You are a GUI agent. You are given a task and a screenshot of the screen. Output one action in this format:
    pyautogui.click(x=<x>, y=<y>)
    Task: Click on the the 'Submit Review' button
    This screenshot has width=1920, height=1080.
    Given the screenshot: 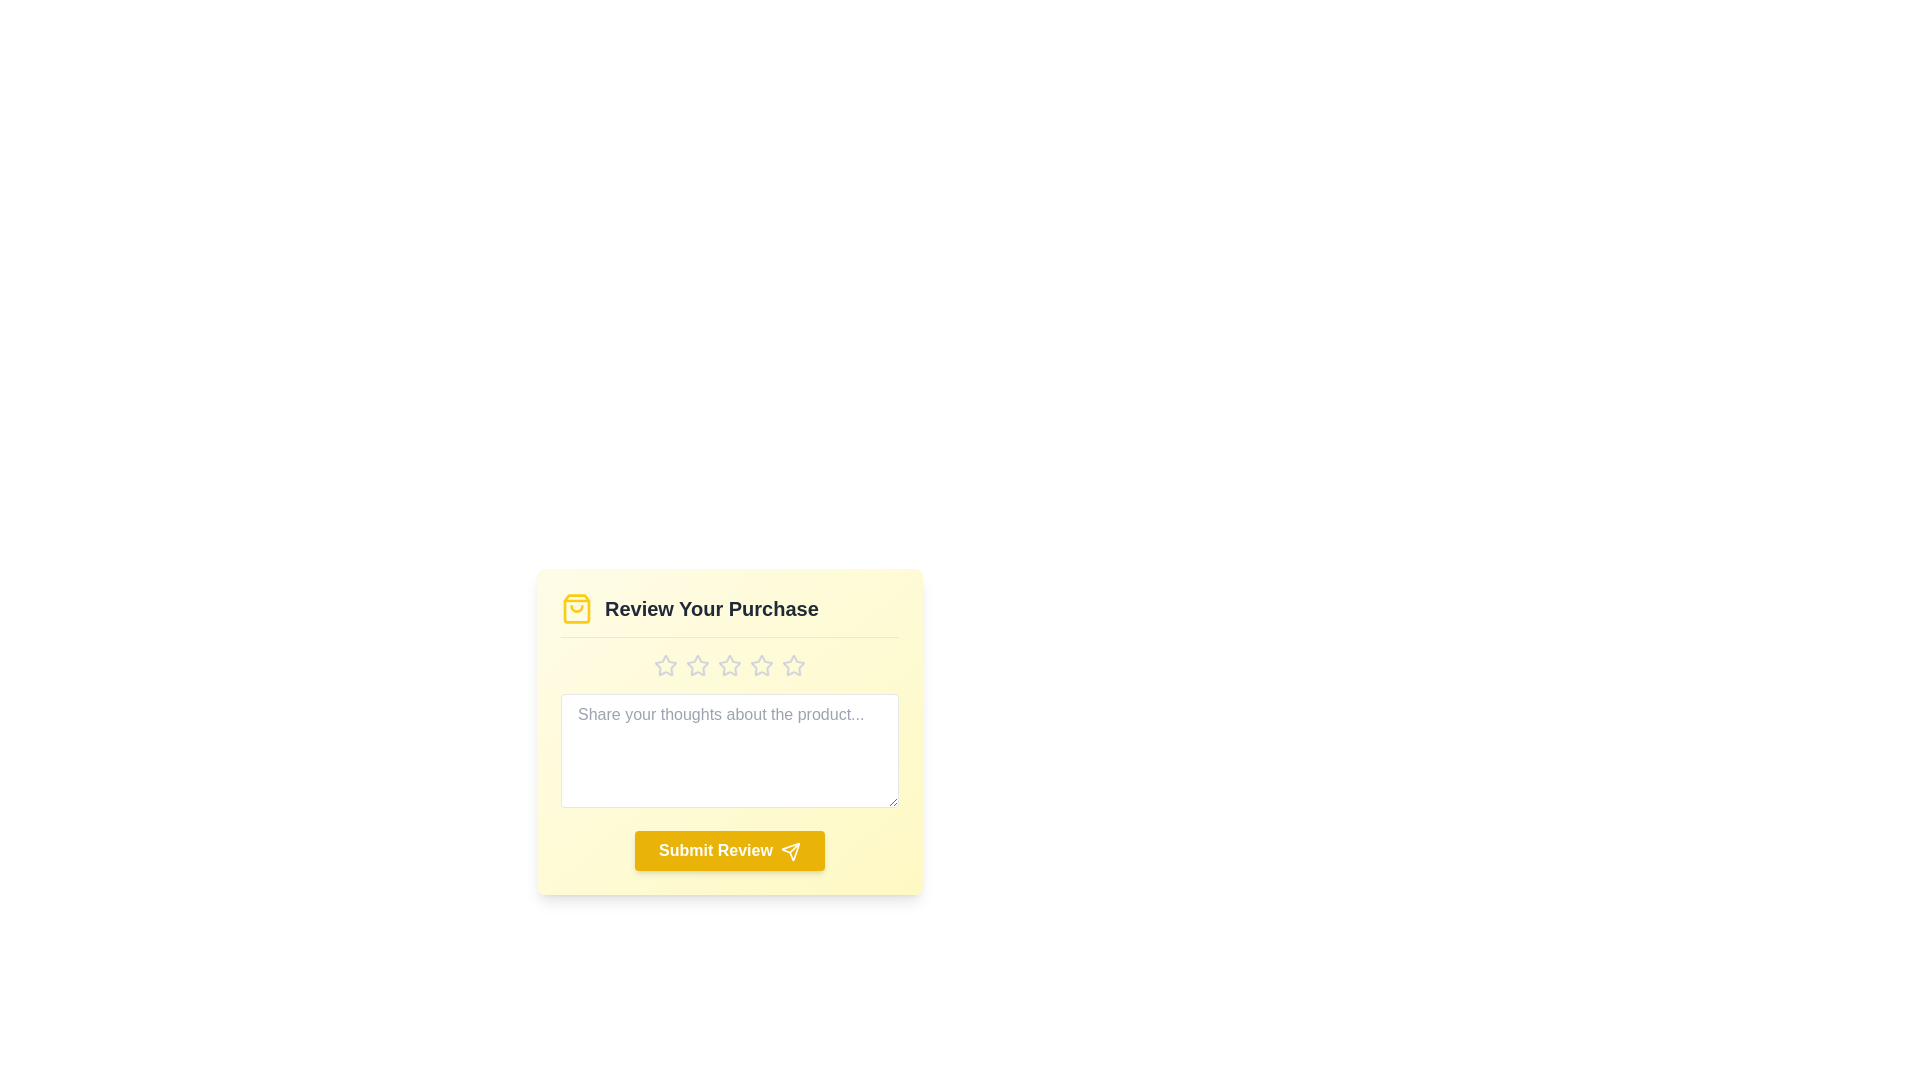 What is the action you would take?
    pyautogui.click(x=728, y=851)
    